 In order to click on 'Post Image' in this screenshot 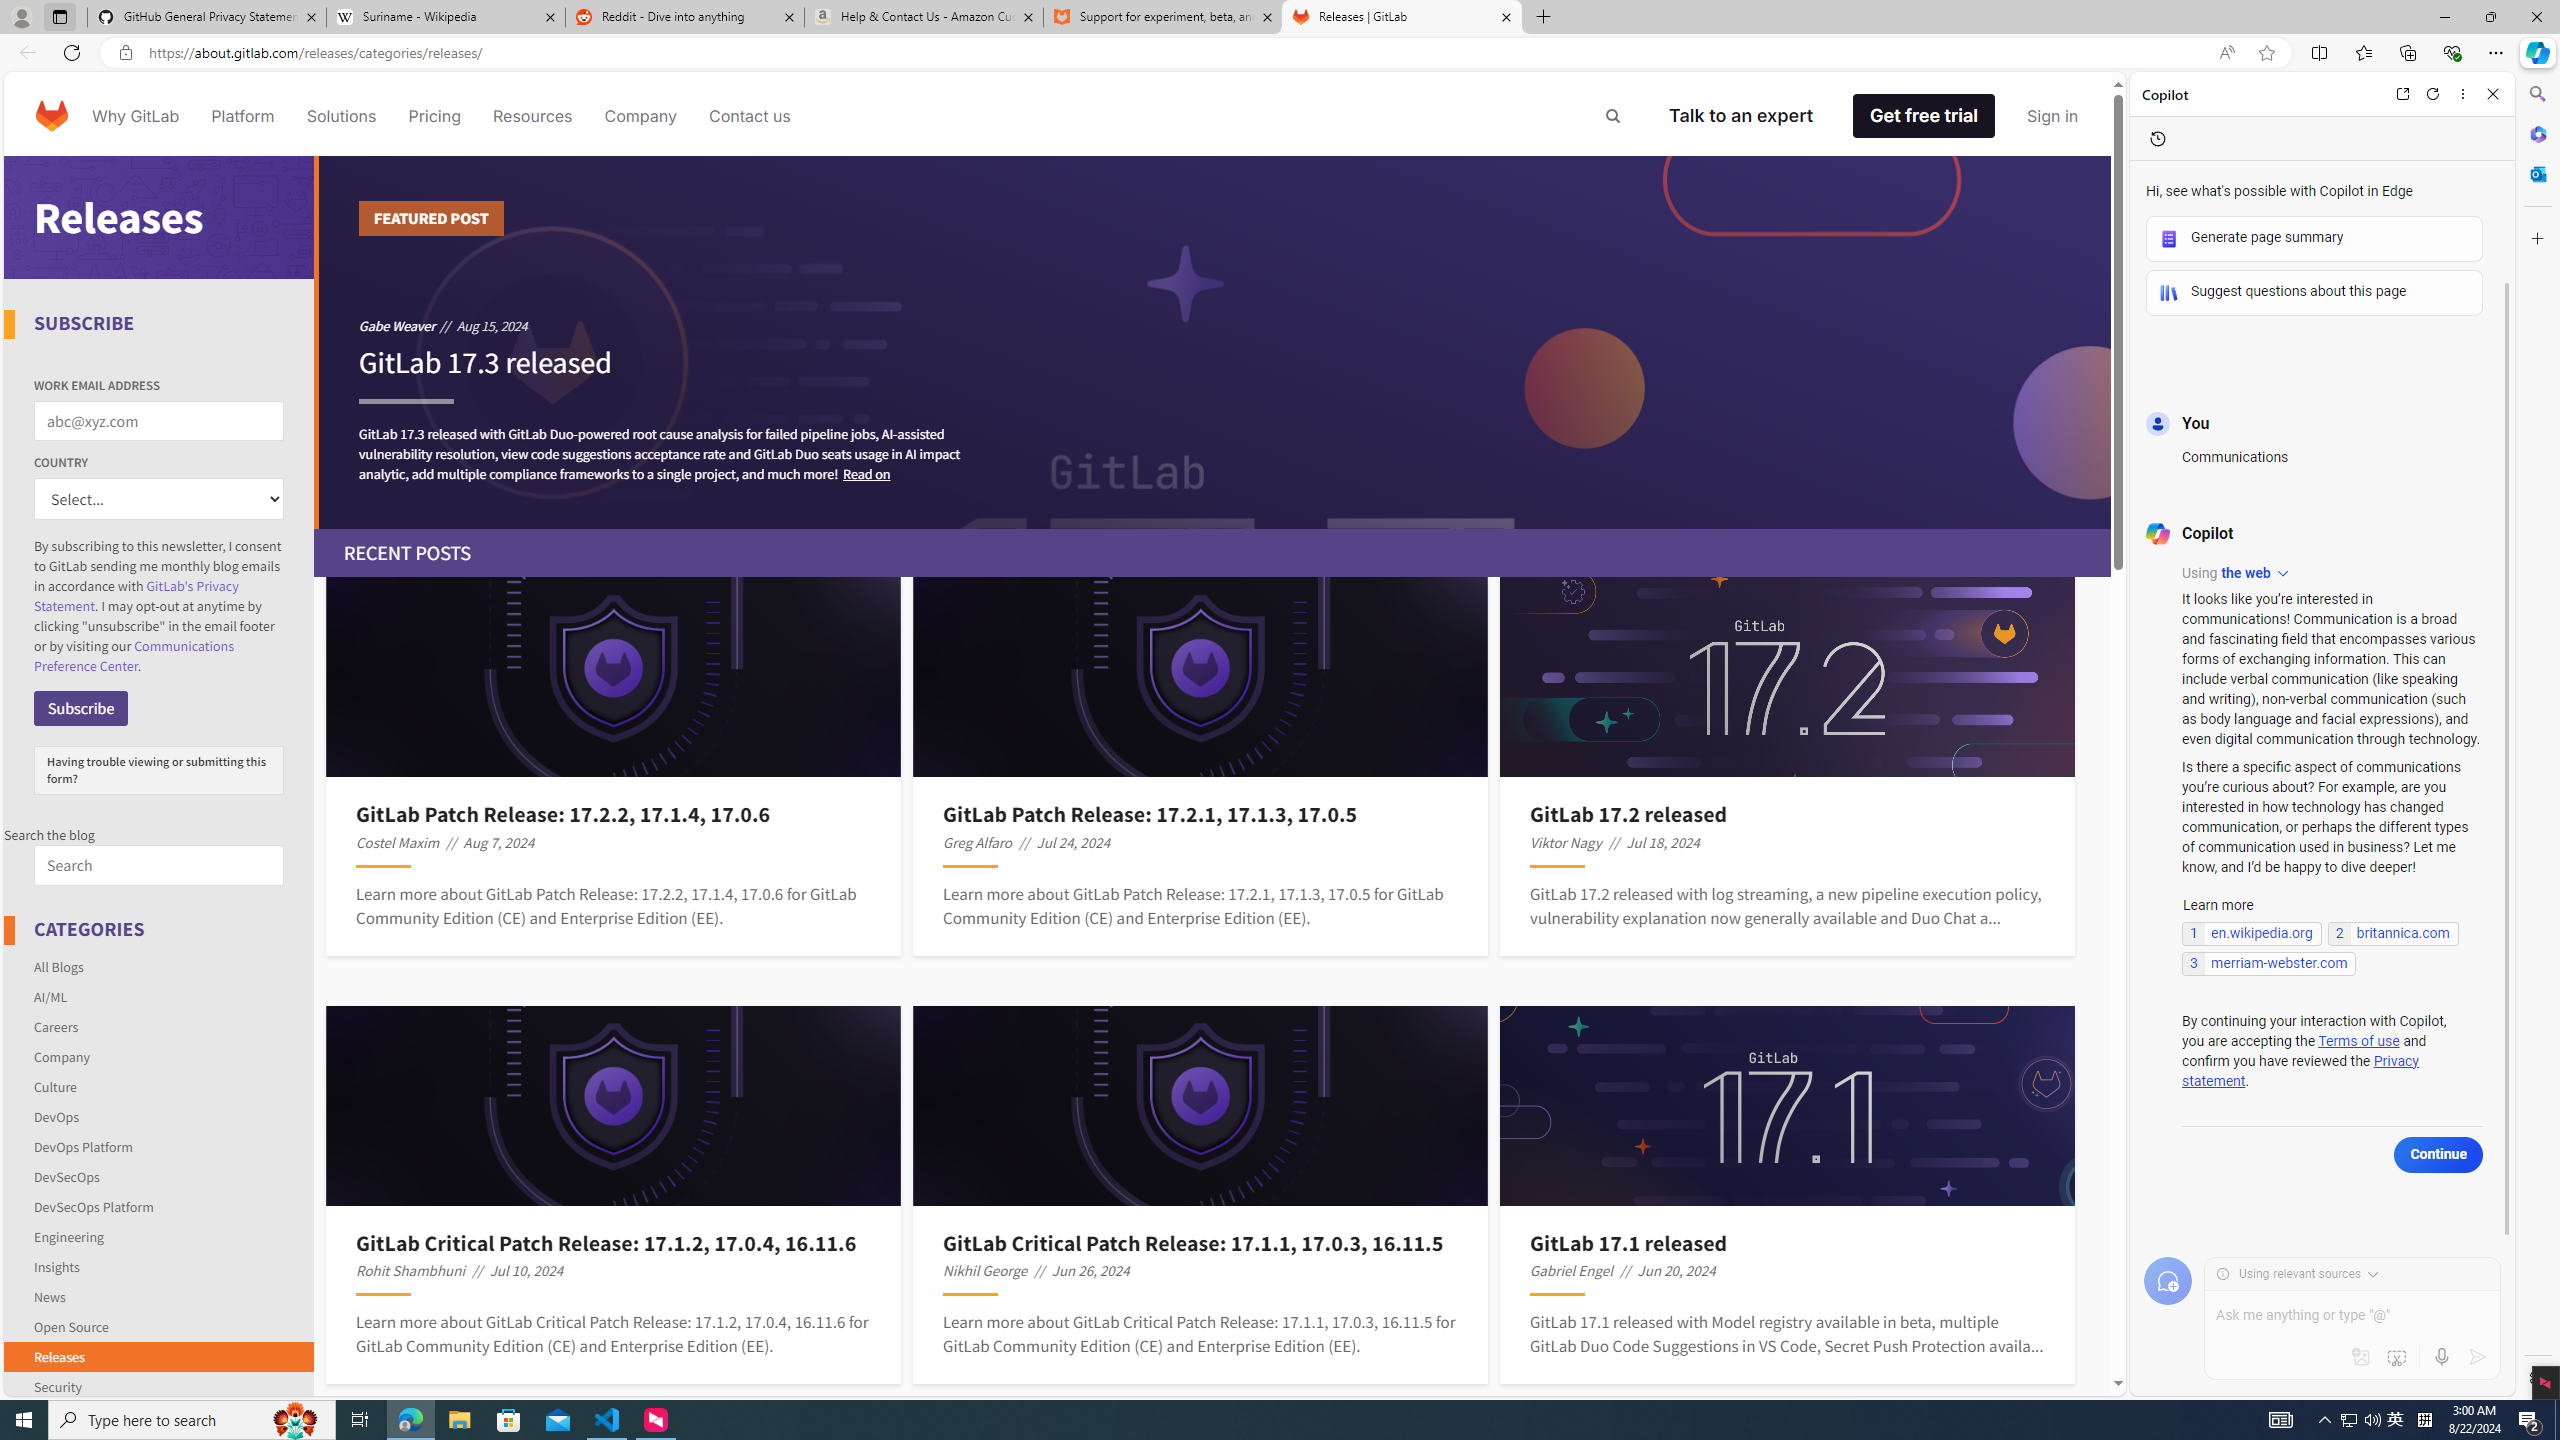, I will do `click(1787, 1104)`.